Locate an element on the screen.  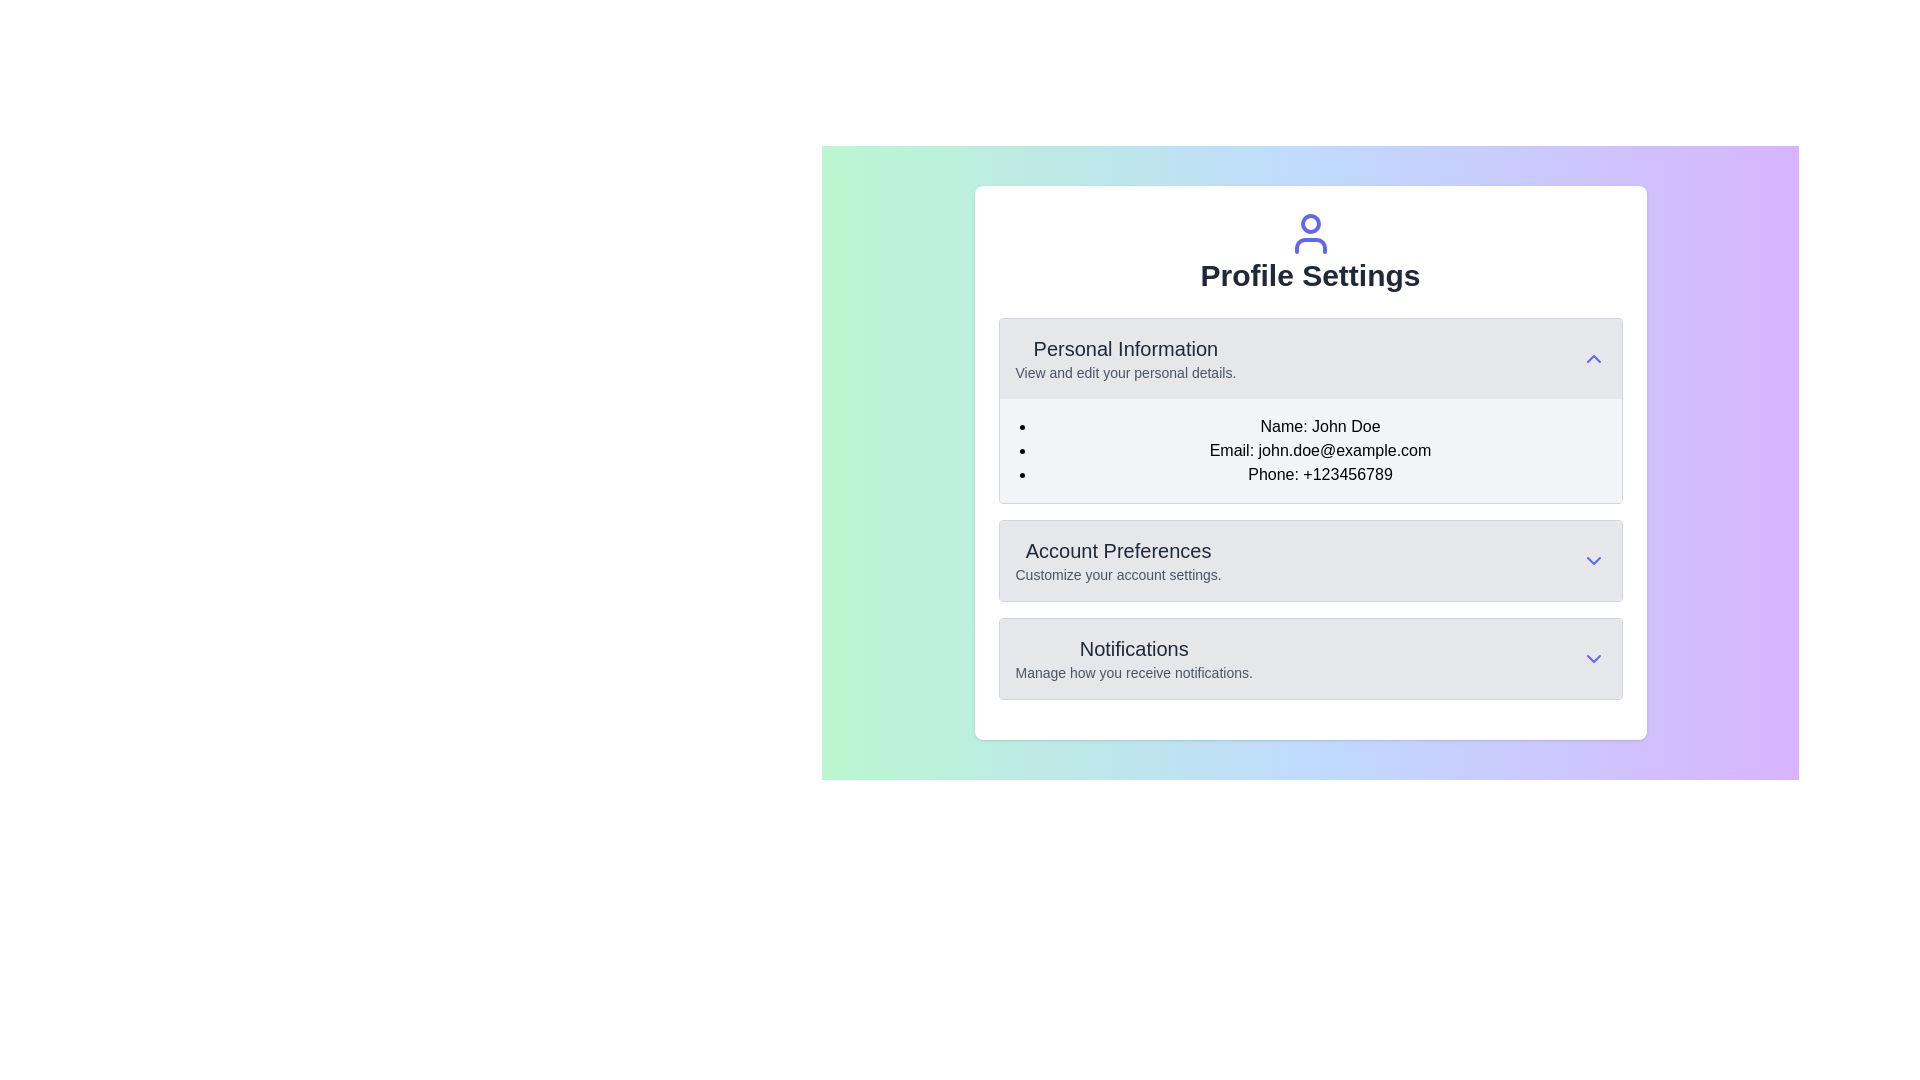
the text label displaying 'View and edit your personal details.' which is located beneath the 'Personal Information' heading in the section box is located at coordinates (1125, 373).